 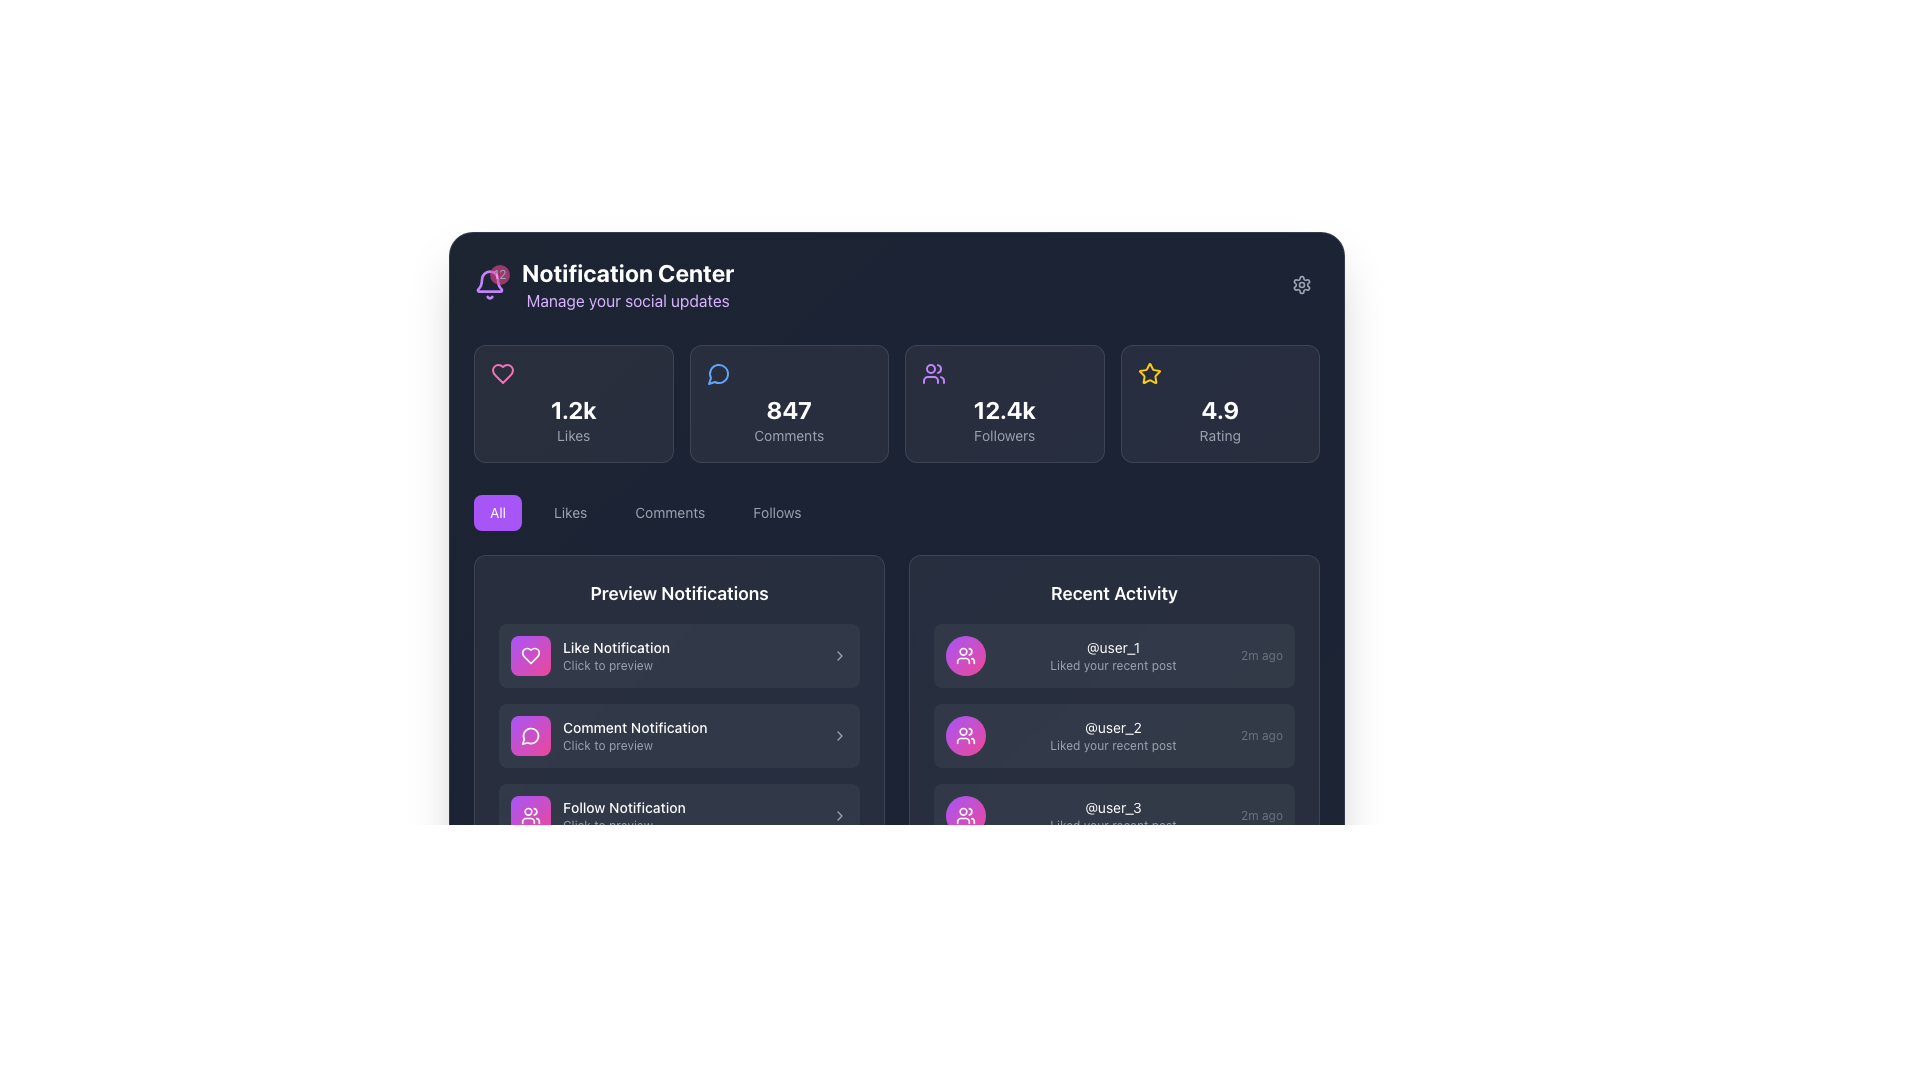 What do you see at coordinates (776, 512) in the screenshot?
I see `the 'Follows' button, which is the fourth button in a row of four` at bounding box center [776, 512].